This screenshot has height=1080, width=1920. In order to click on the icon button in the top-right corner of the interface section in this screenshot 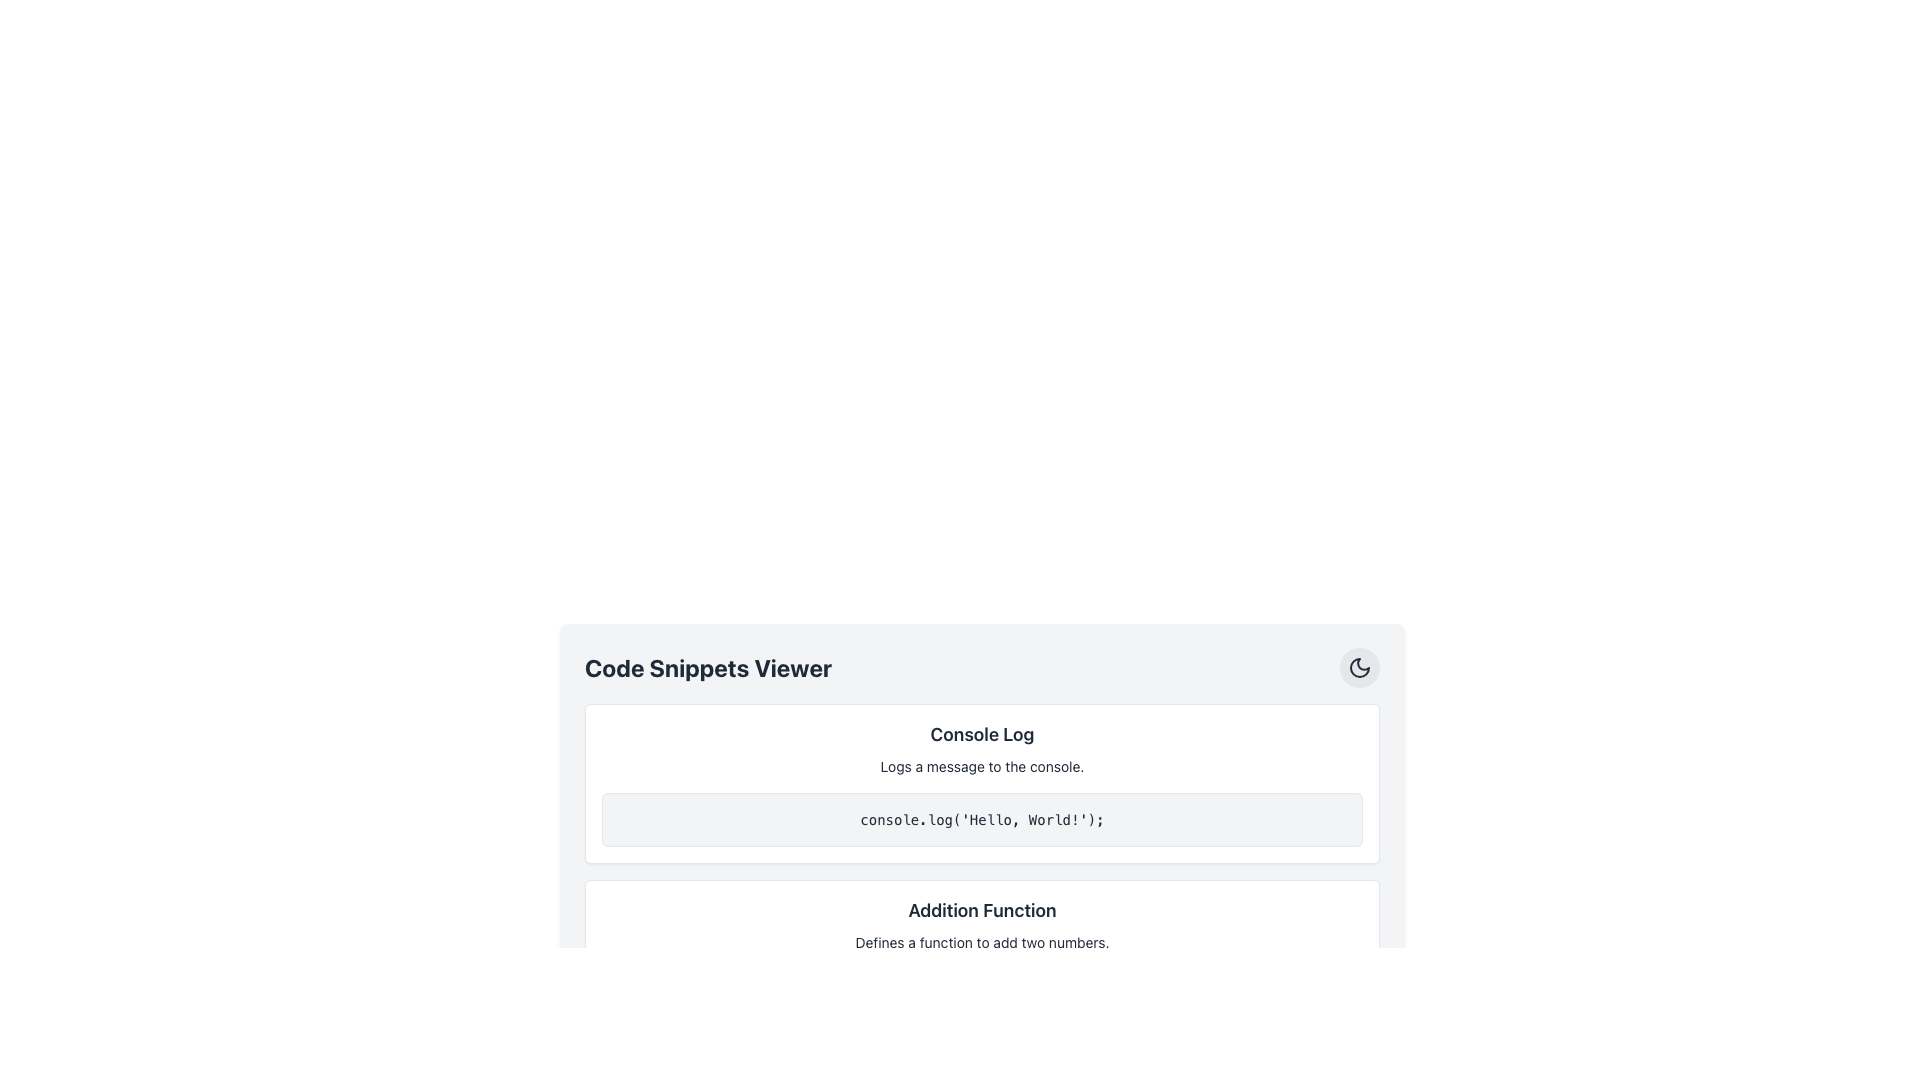, I will do `click(1359, 667)`.